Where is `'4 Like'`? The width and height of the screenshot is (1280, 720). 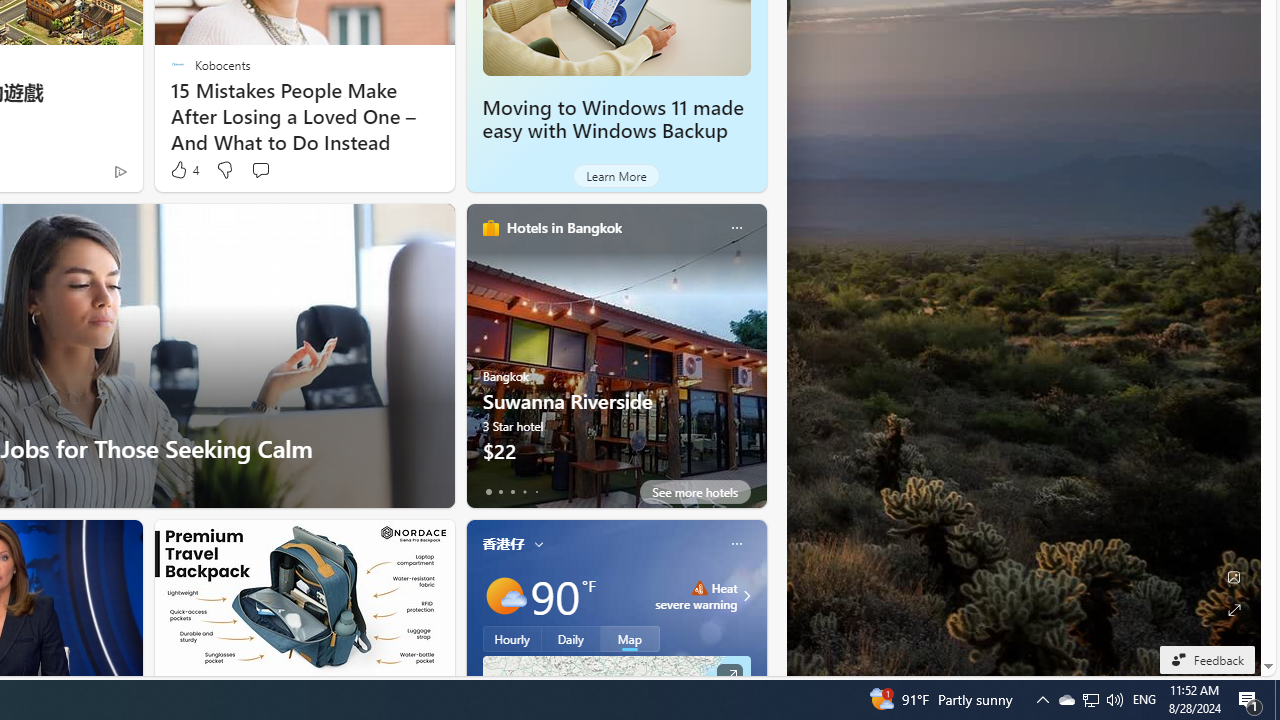
'4 Like' is located at coordinates (183, 169).